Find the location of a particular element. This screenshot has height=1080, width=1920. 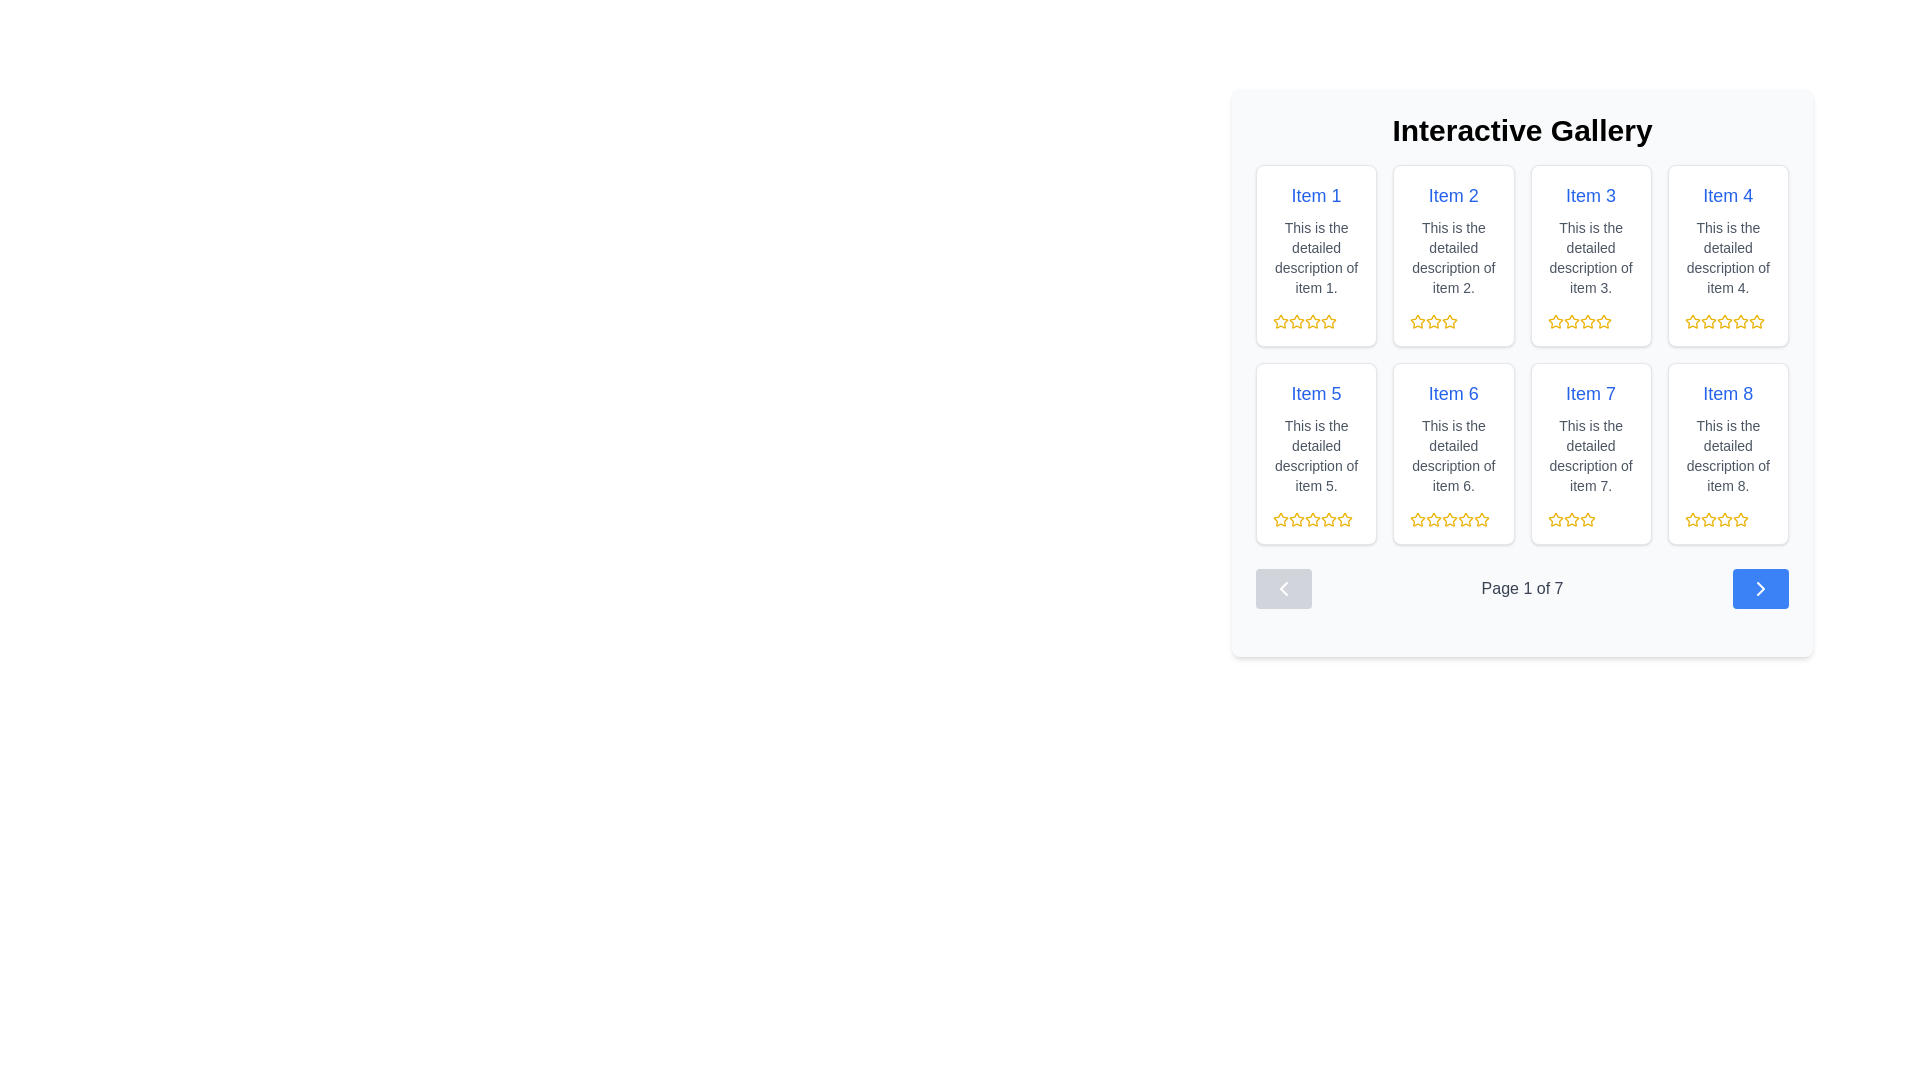

the first star icon in the rating section for 'Item 5' to indicate a potential rating value is located at coordinates (1281, 519).